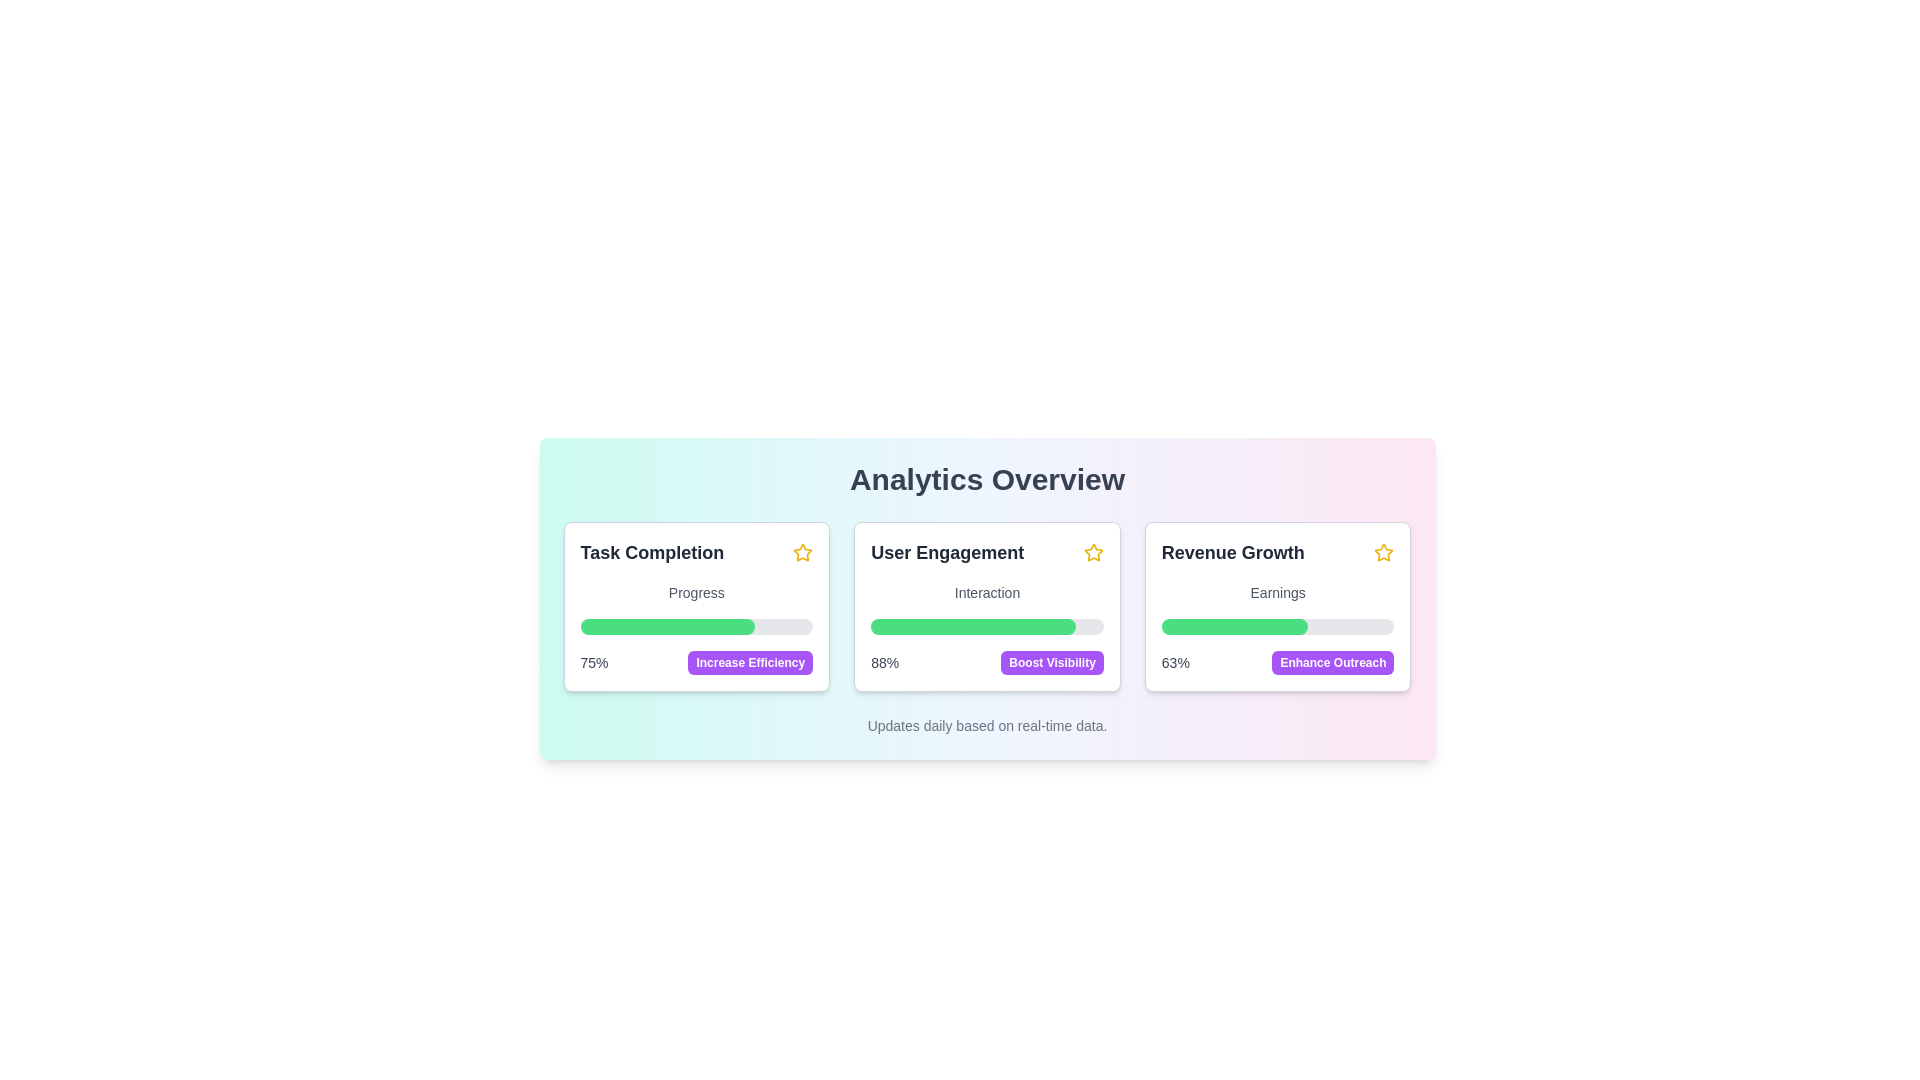  I want to click on the progress bar located in the first card labeled 'Task Completion', which visually represents 75% completion, positioned below the text 'Progress' and above the percentage label '75%', so click(696, 626).